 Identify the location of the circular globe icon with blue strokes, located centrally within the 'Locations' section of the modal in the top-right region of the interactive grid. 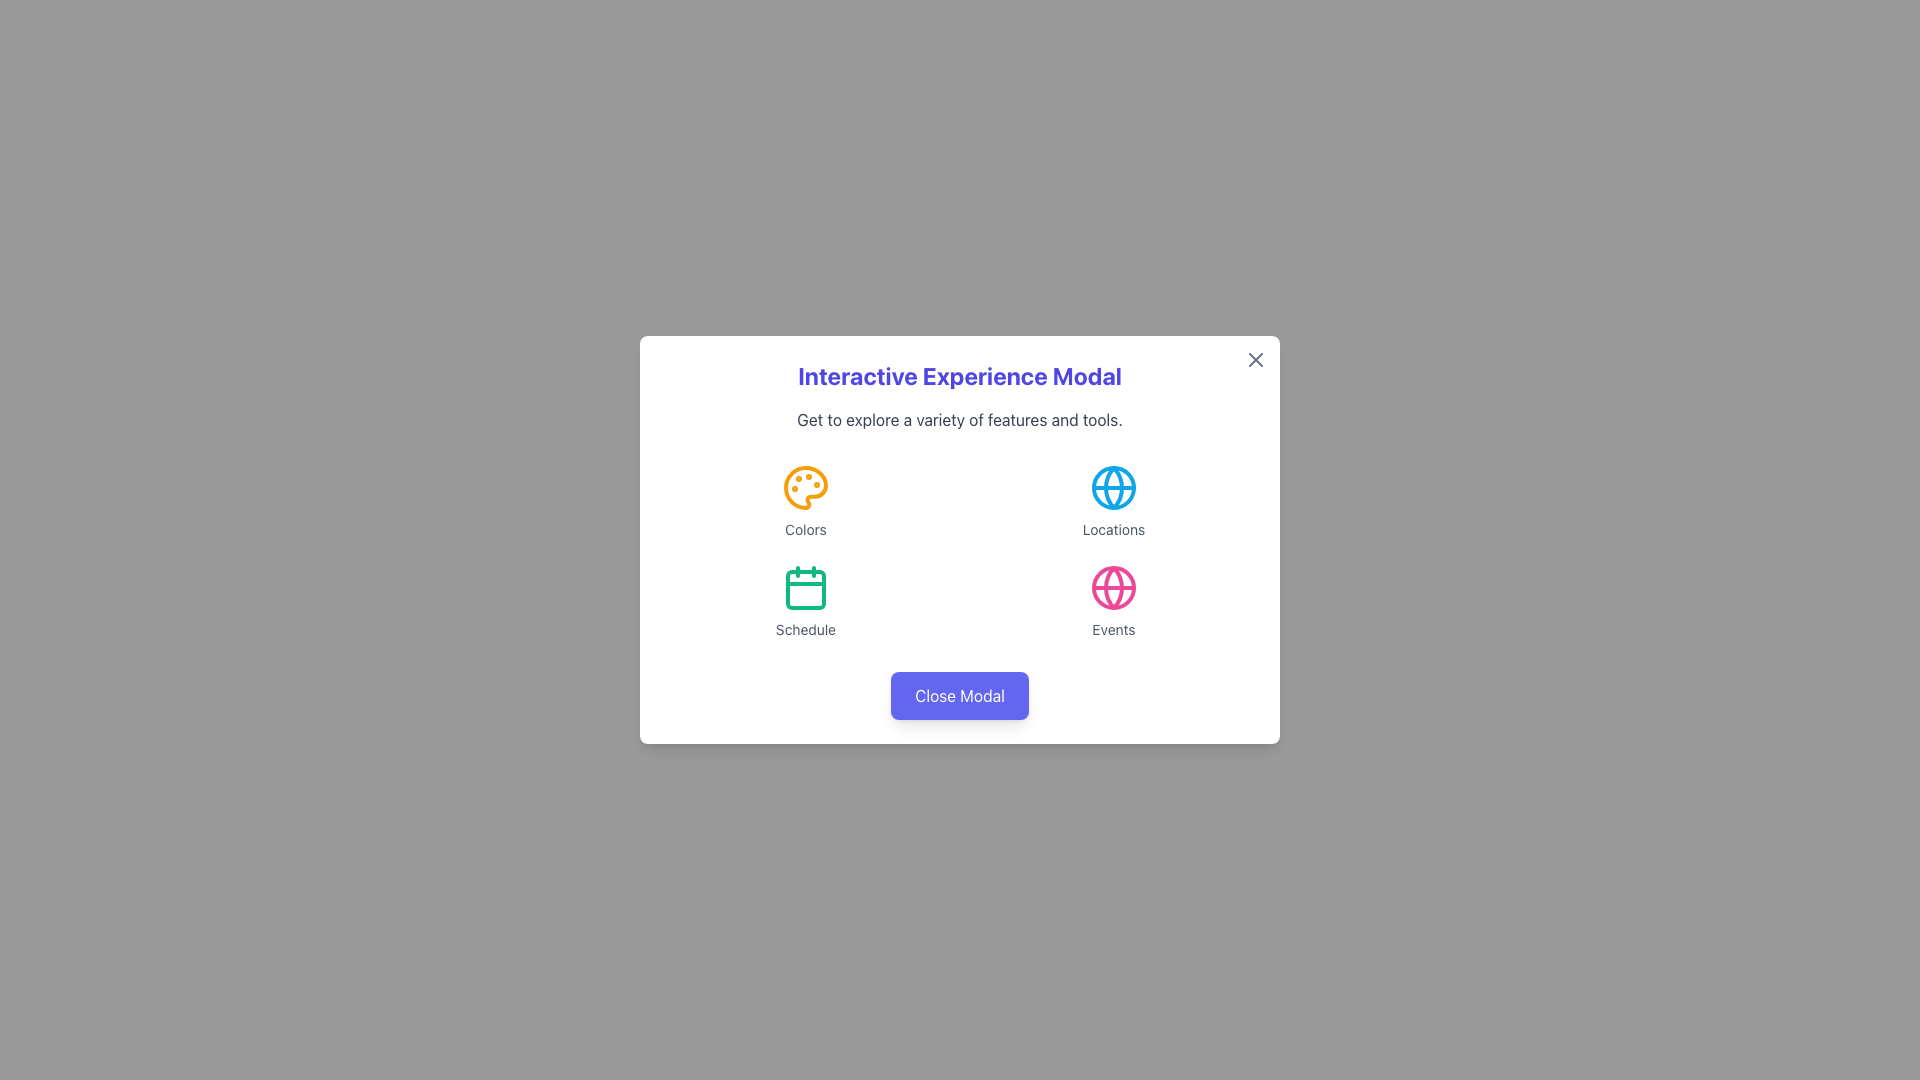
(1112, 488).